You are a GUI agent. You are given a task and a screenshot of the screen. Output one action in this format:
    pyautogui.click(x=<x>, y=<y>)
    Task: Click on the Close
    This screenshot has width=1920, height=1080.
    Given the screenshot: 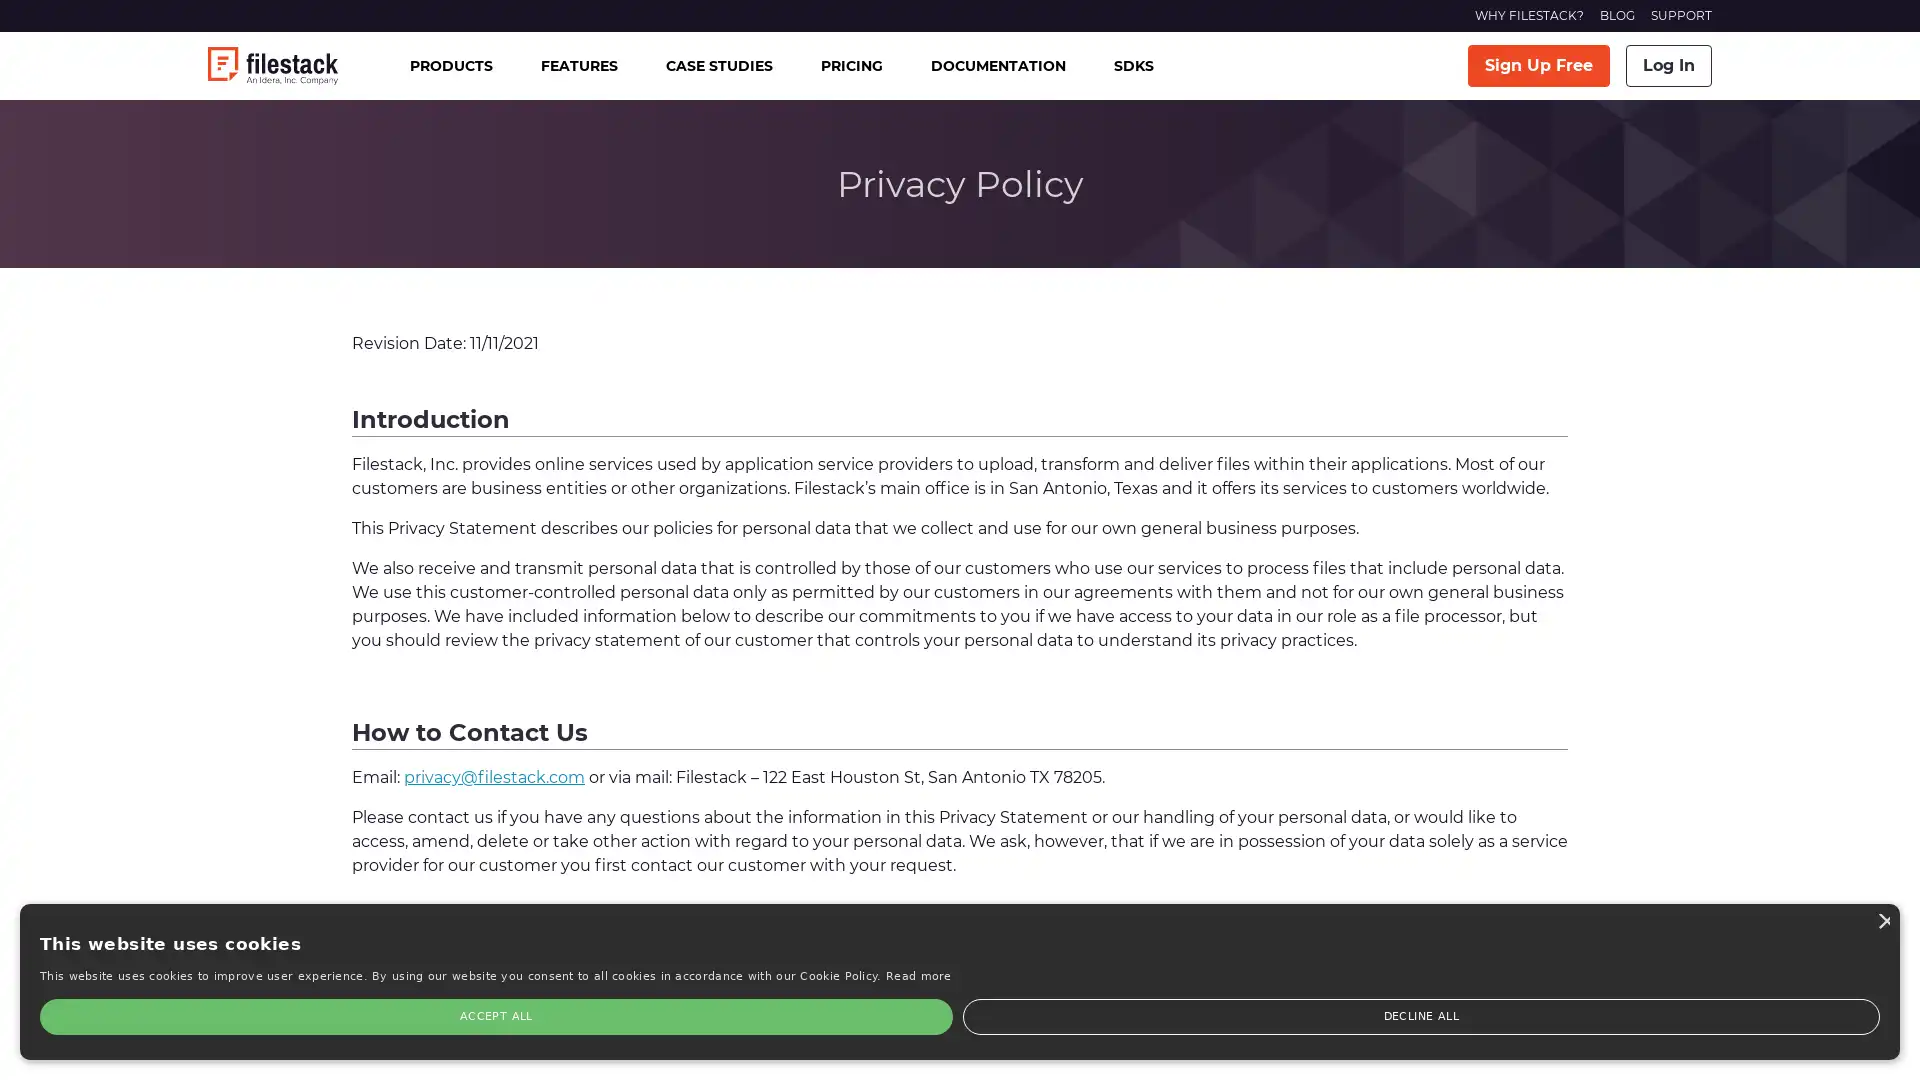 What is the action you would take?
    pyautogui.click(x=301, y=839)
    